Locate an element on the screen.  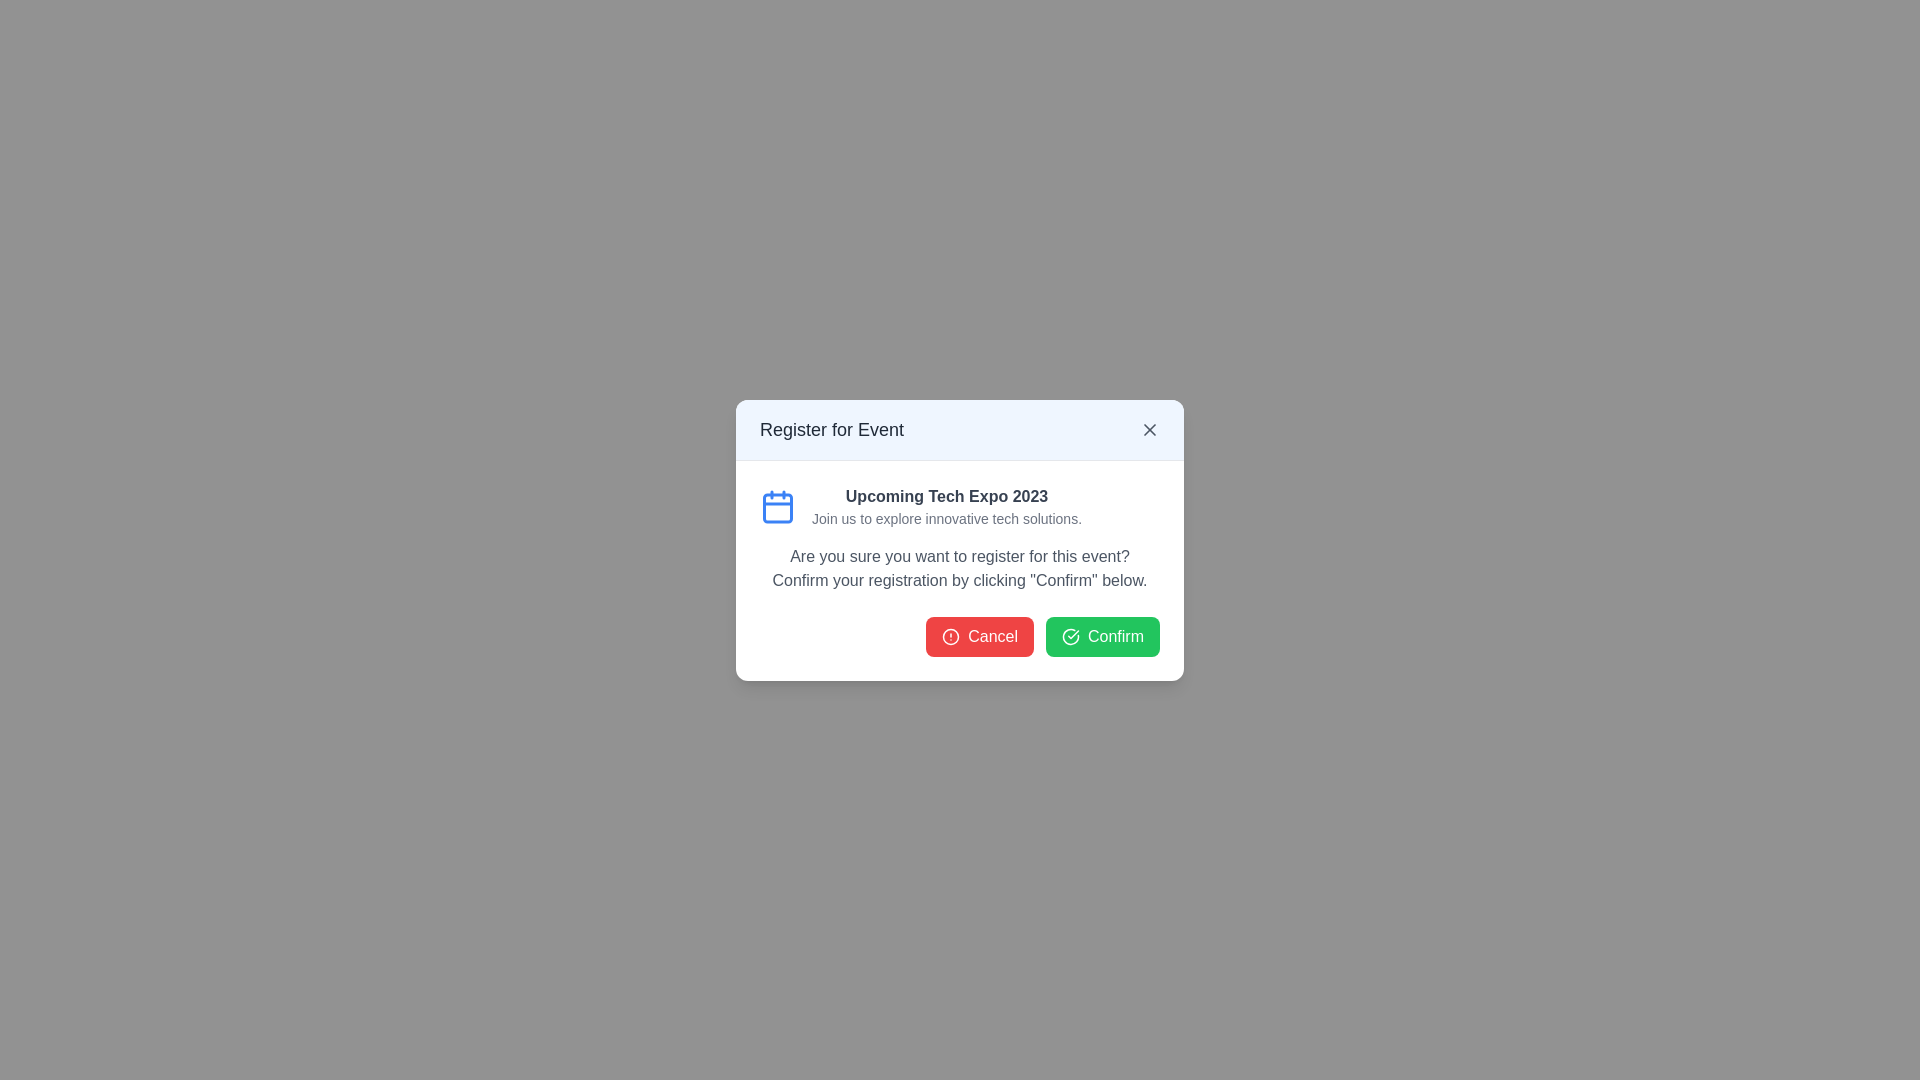
the rounded rectangle within the calendar icon located near the top left of the modal dialog box, which is styled in blue and white colors is located at coordinates (776, 507).